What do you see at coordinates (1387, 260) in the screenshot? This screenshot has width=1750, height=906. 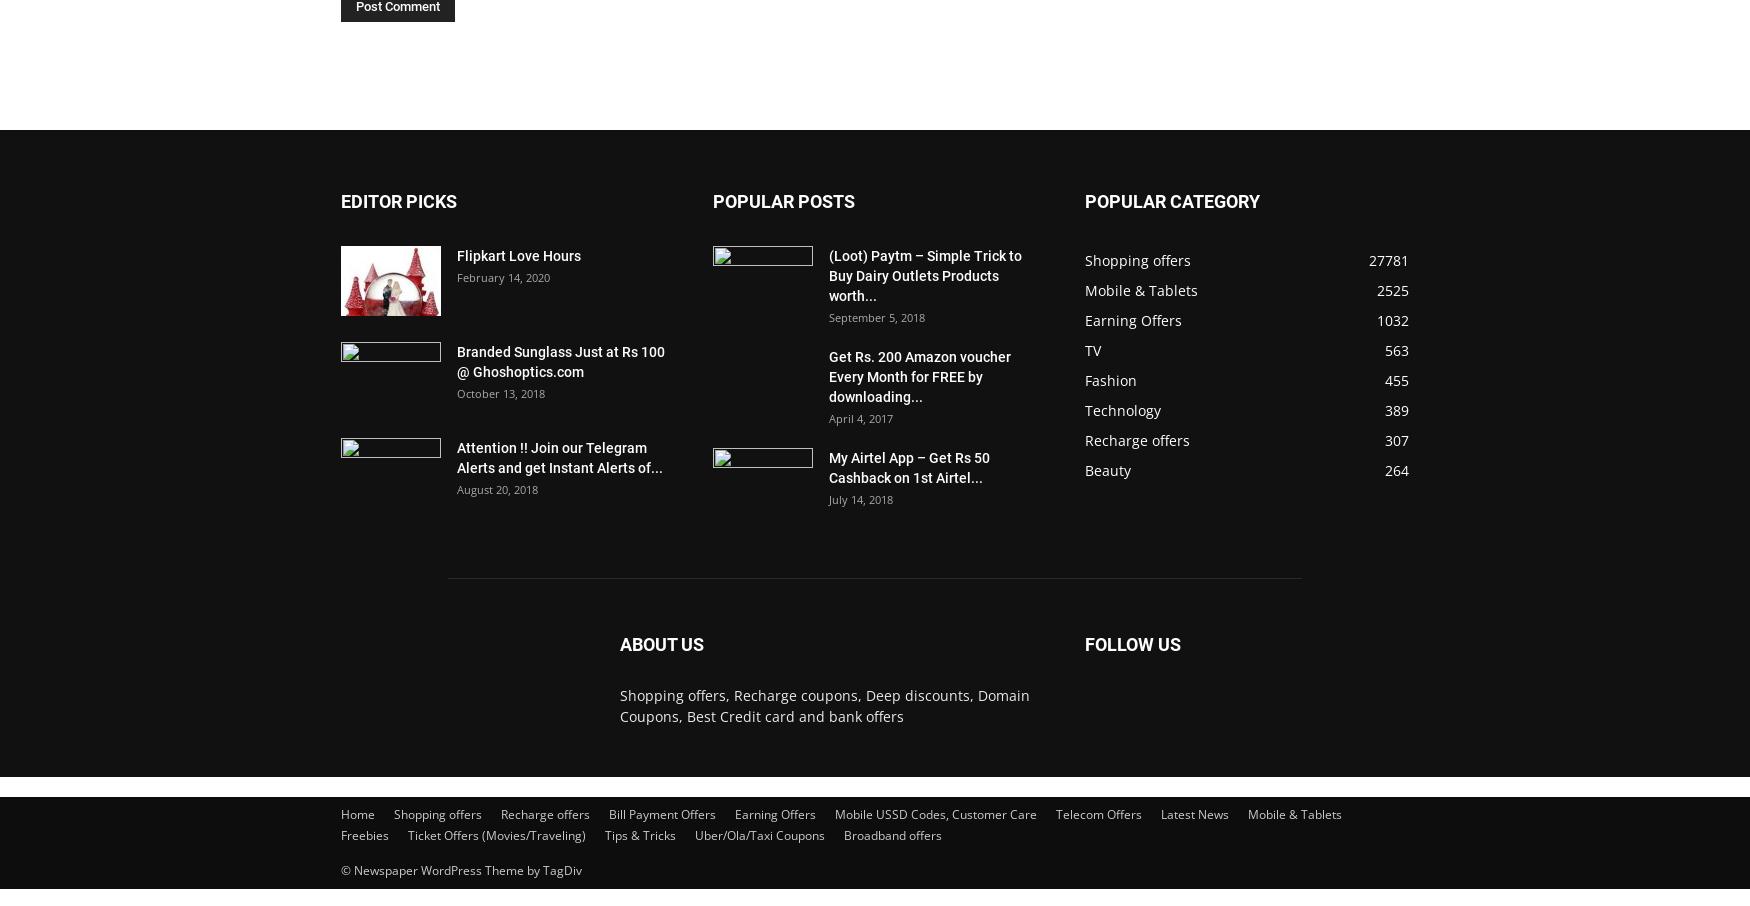 I see `'27781'` at bounding box center [1387, 260].